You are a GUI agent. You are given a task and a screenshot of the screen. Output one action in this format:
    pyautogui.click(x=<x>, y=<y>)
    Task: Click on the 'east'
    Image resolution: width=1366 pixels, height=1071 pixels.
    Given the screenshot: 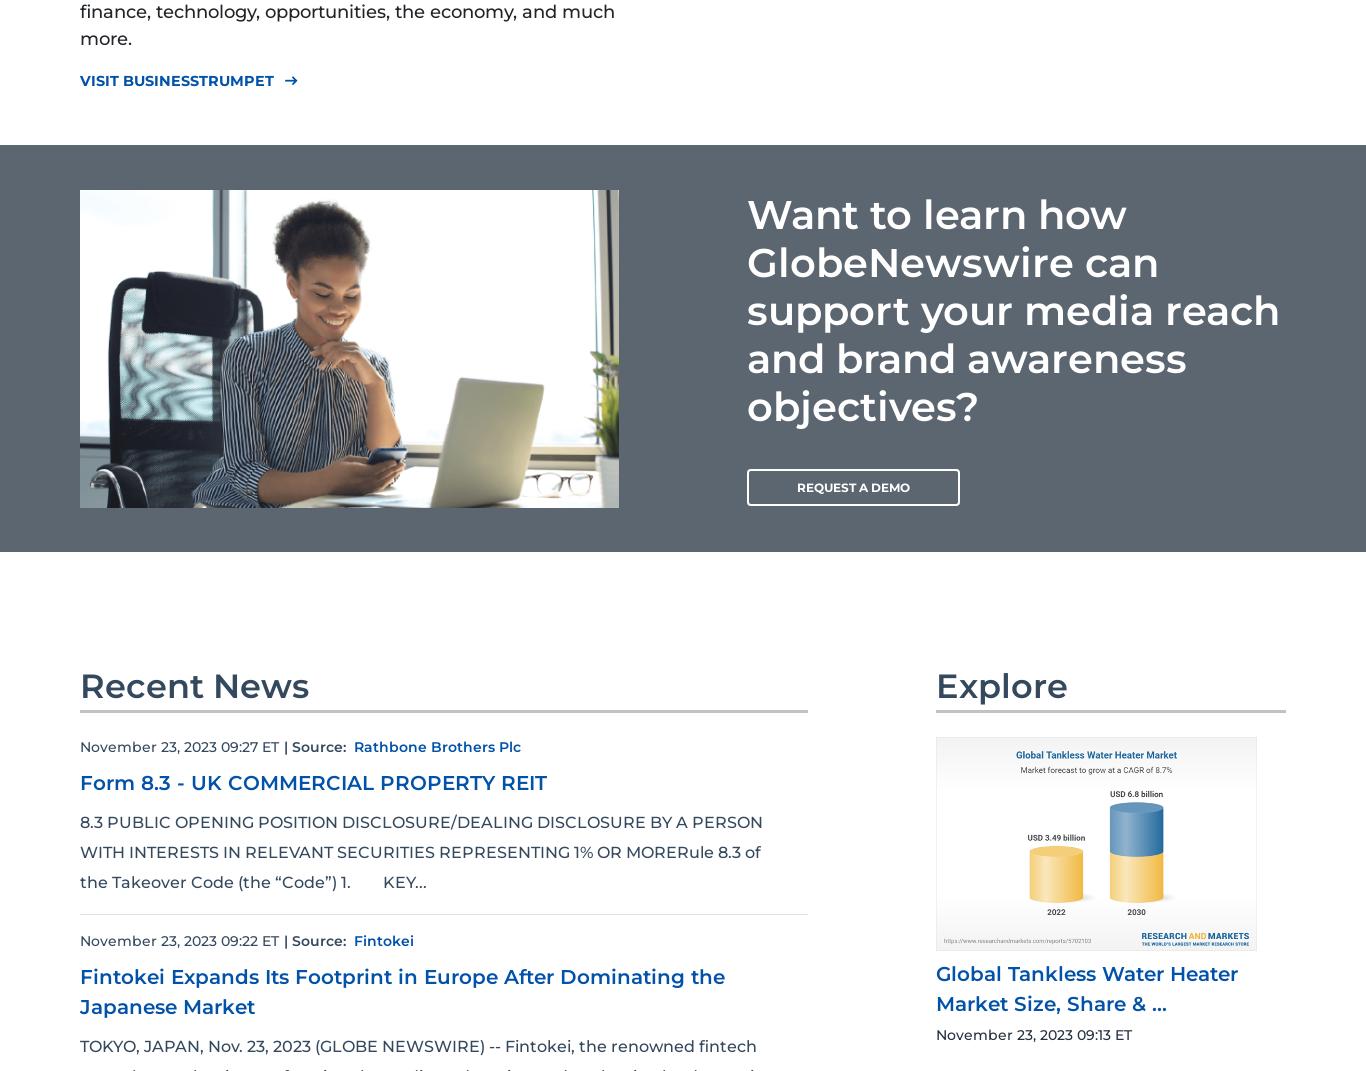 What is the action you would take?
    pyautogui.click(x=290, y=80)
    